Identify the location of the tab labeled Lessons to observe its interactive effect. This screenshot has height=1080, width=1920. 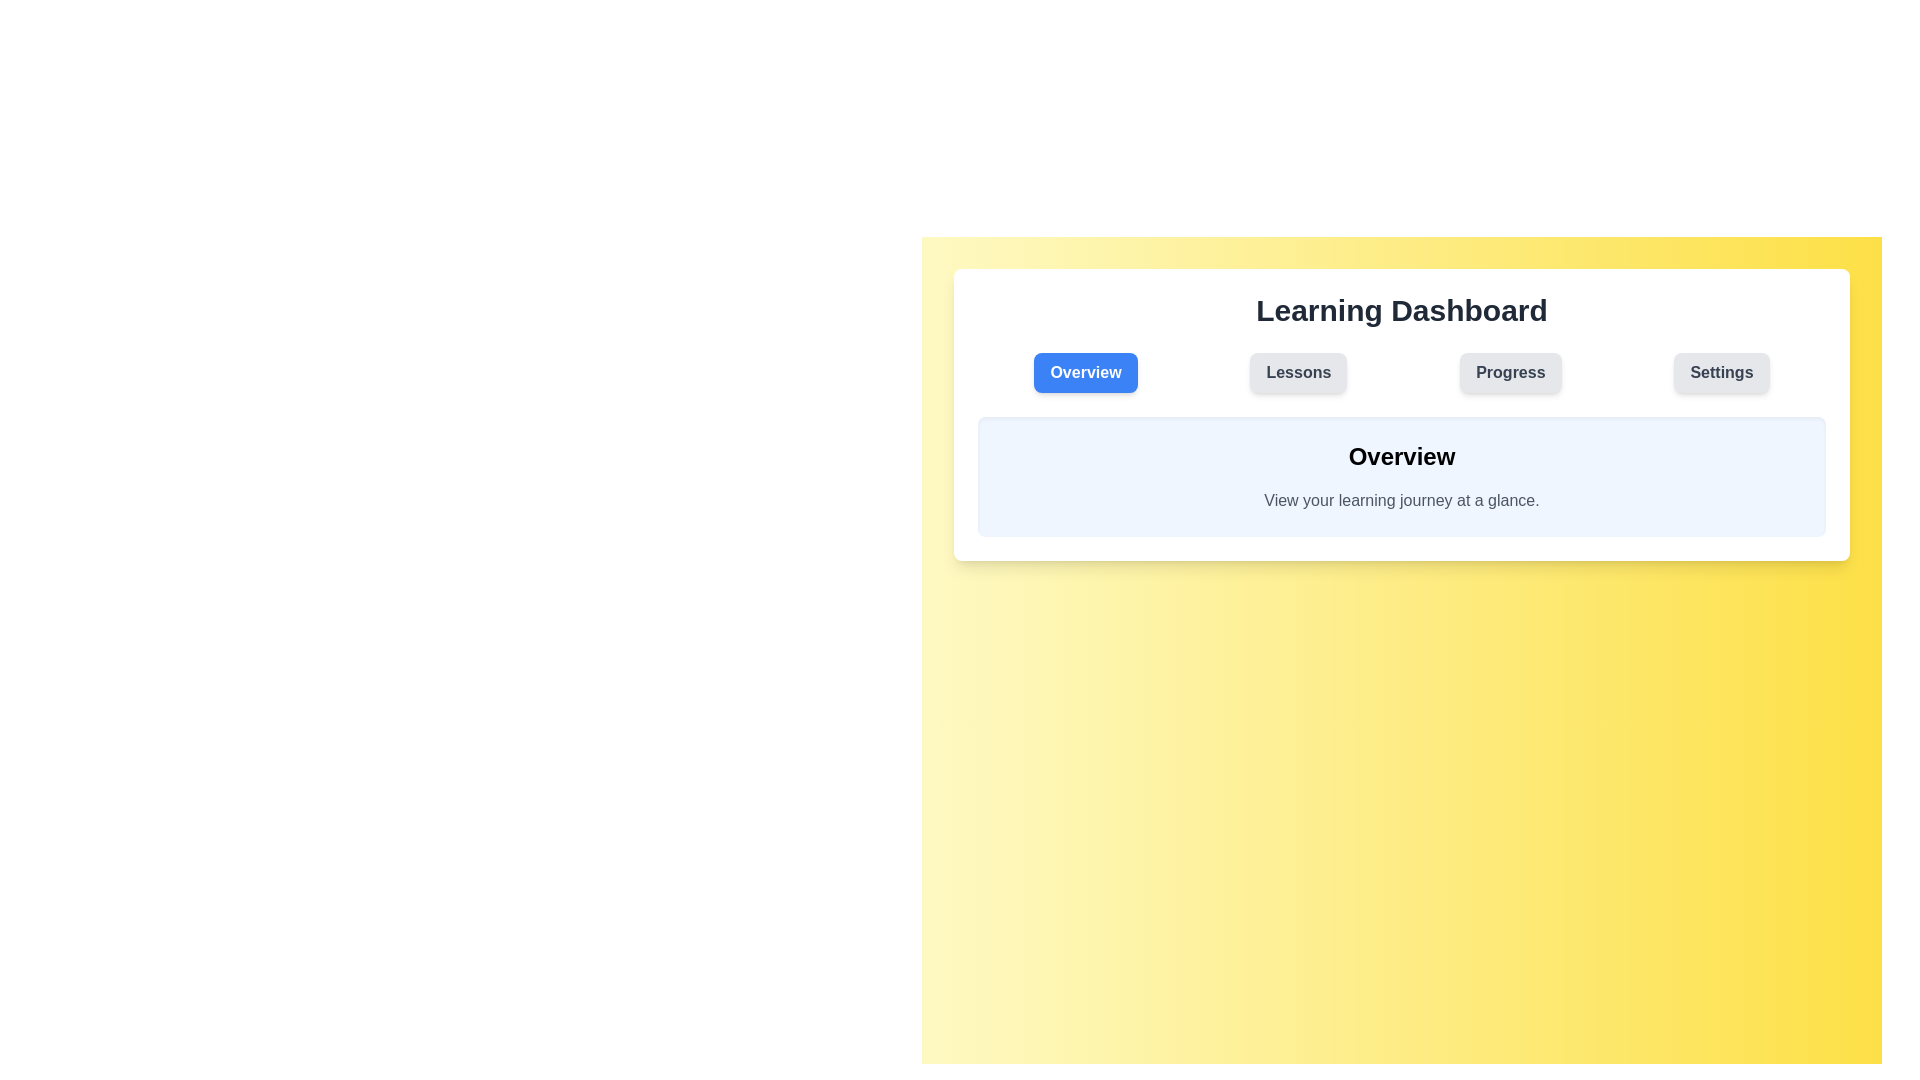
(1298, 373).